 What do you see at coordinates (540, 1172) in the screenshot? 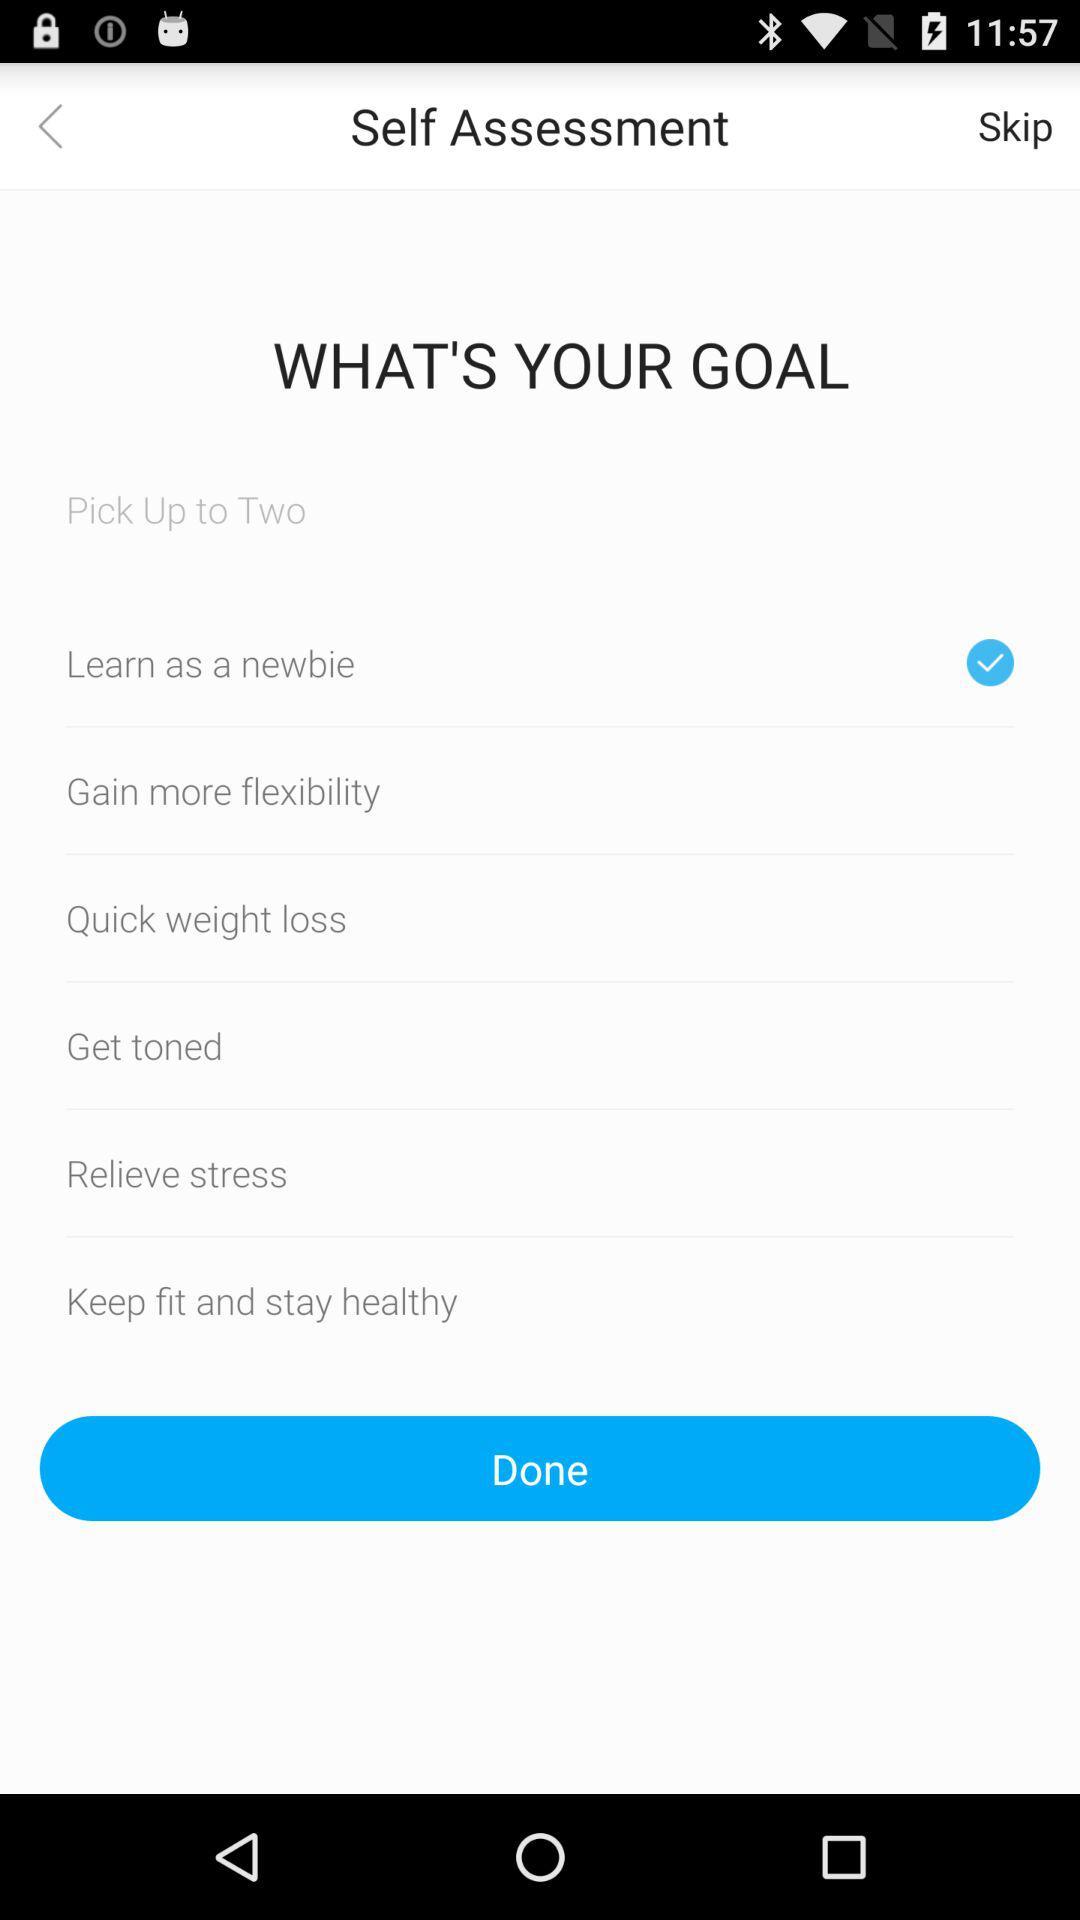
I see `relieve stress` at bounding box center [540, 1172].